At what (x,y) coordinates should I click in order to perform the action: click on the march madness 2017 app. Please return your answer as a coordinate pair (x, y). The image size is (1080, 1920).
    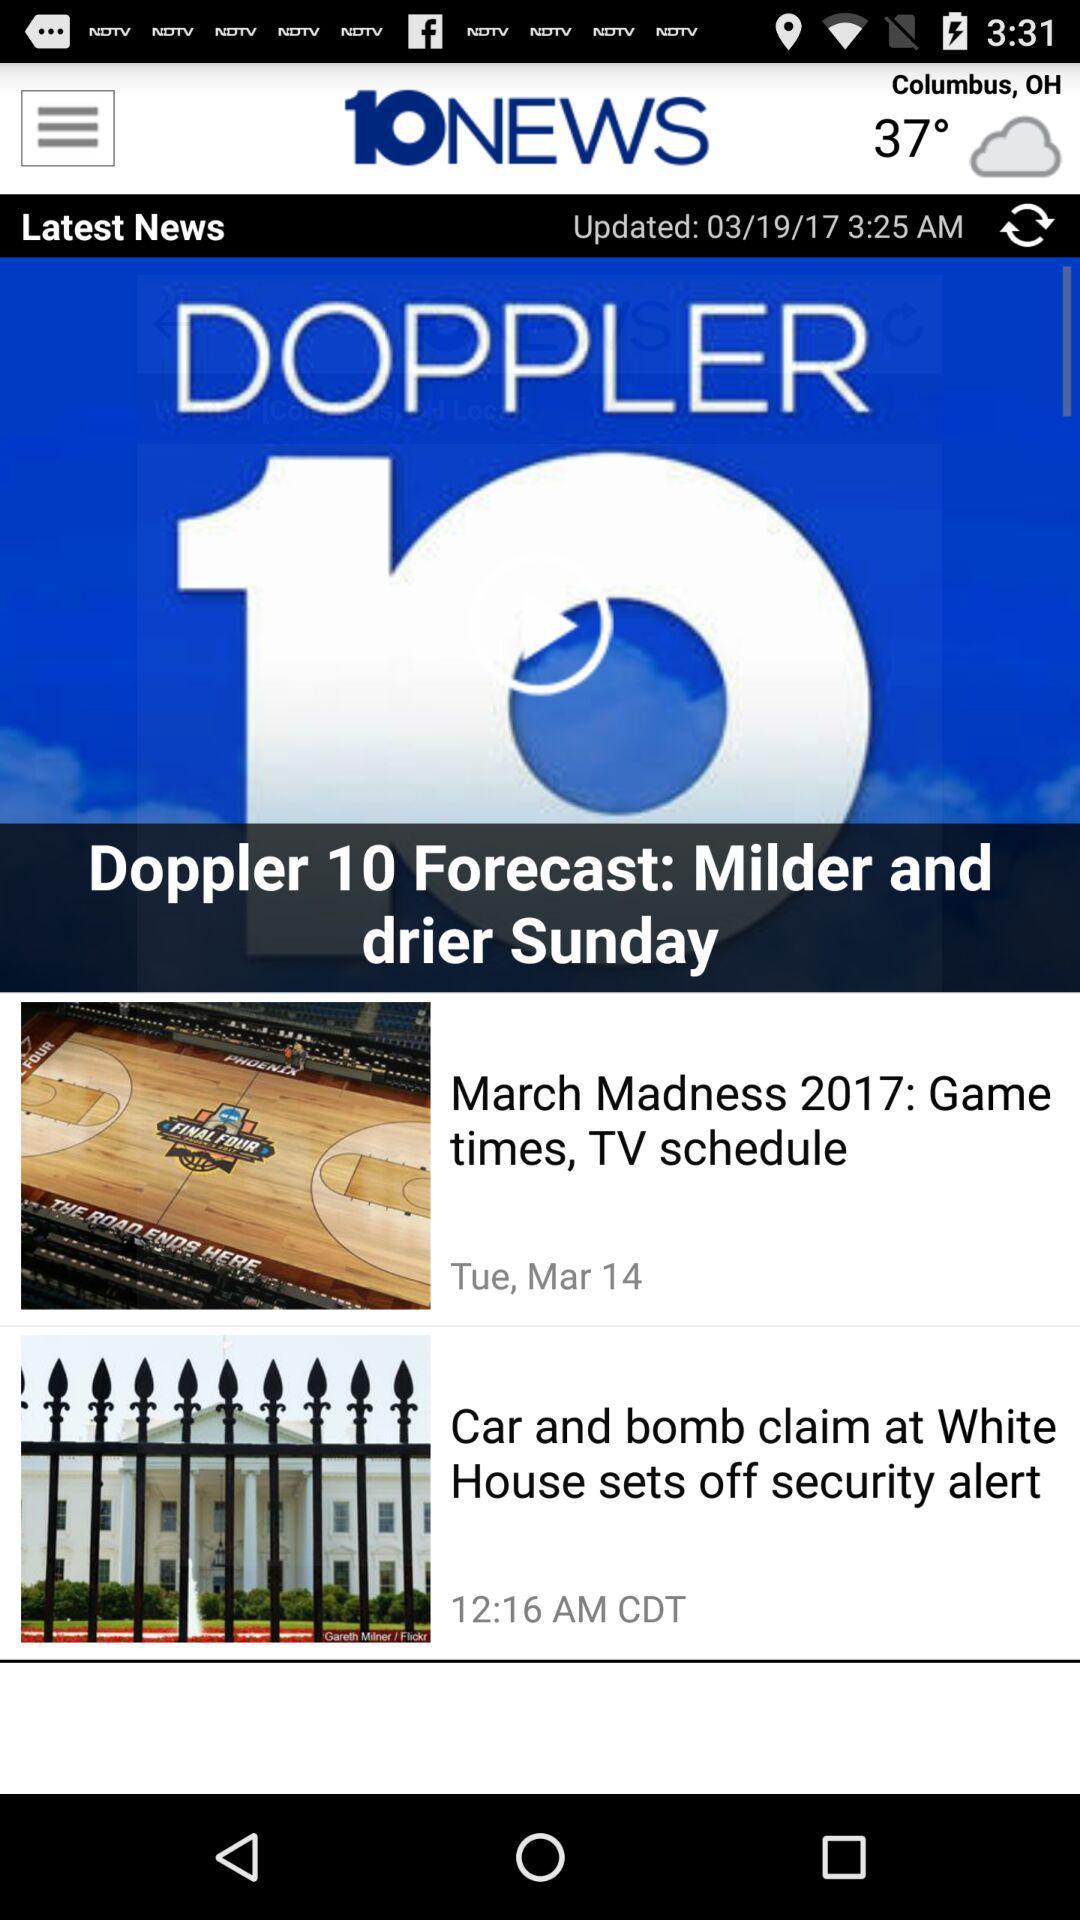
    Looking at the image, I should click on (754, 1117).